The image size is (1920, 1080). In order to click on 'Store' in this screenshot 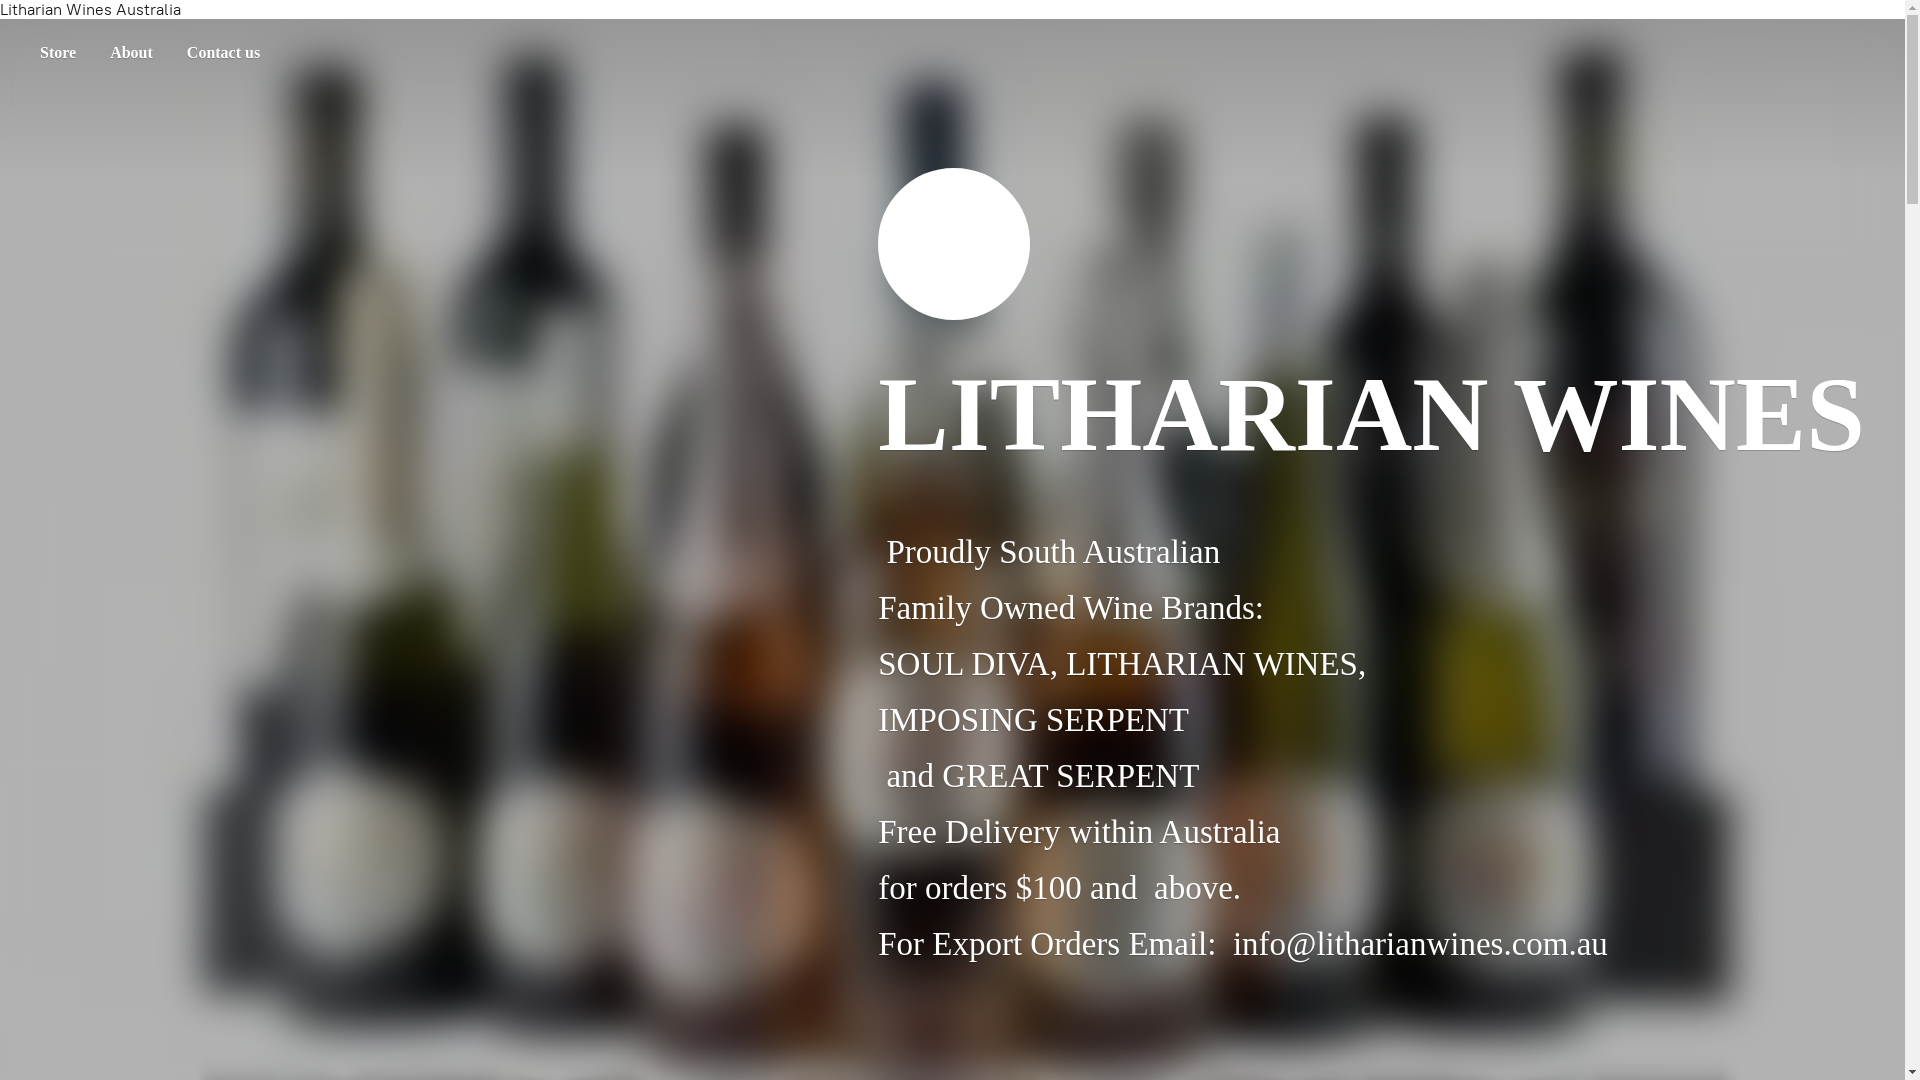, I will do `click(57, 52)`.